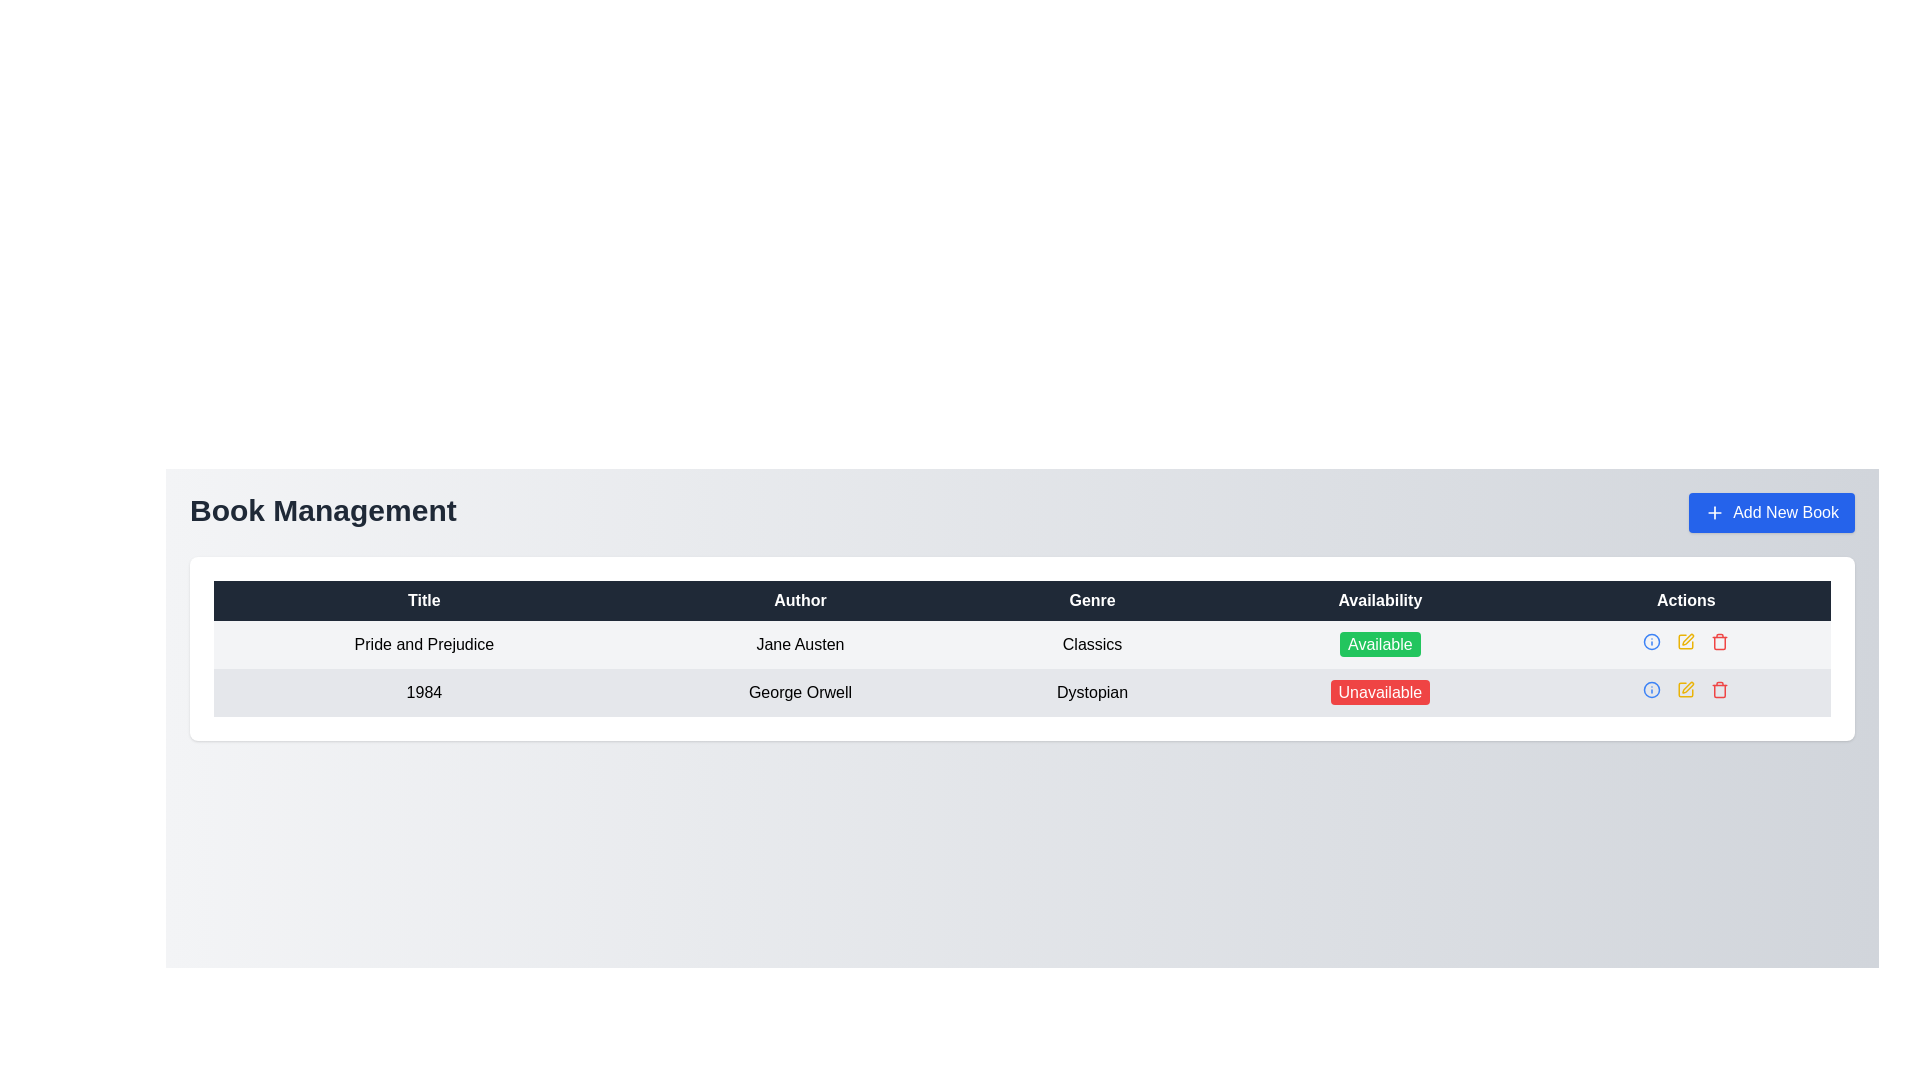 The image size is (1920, 1080). What do you see at coordinates (1022, 692) in the screenshot?
I see `information within the second row of the data table under the 'Book Management' section, which details the book '1984'` at bounding box center [1022, 692].